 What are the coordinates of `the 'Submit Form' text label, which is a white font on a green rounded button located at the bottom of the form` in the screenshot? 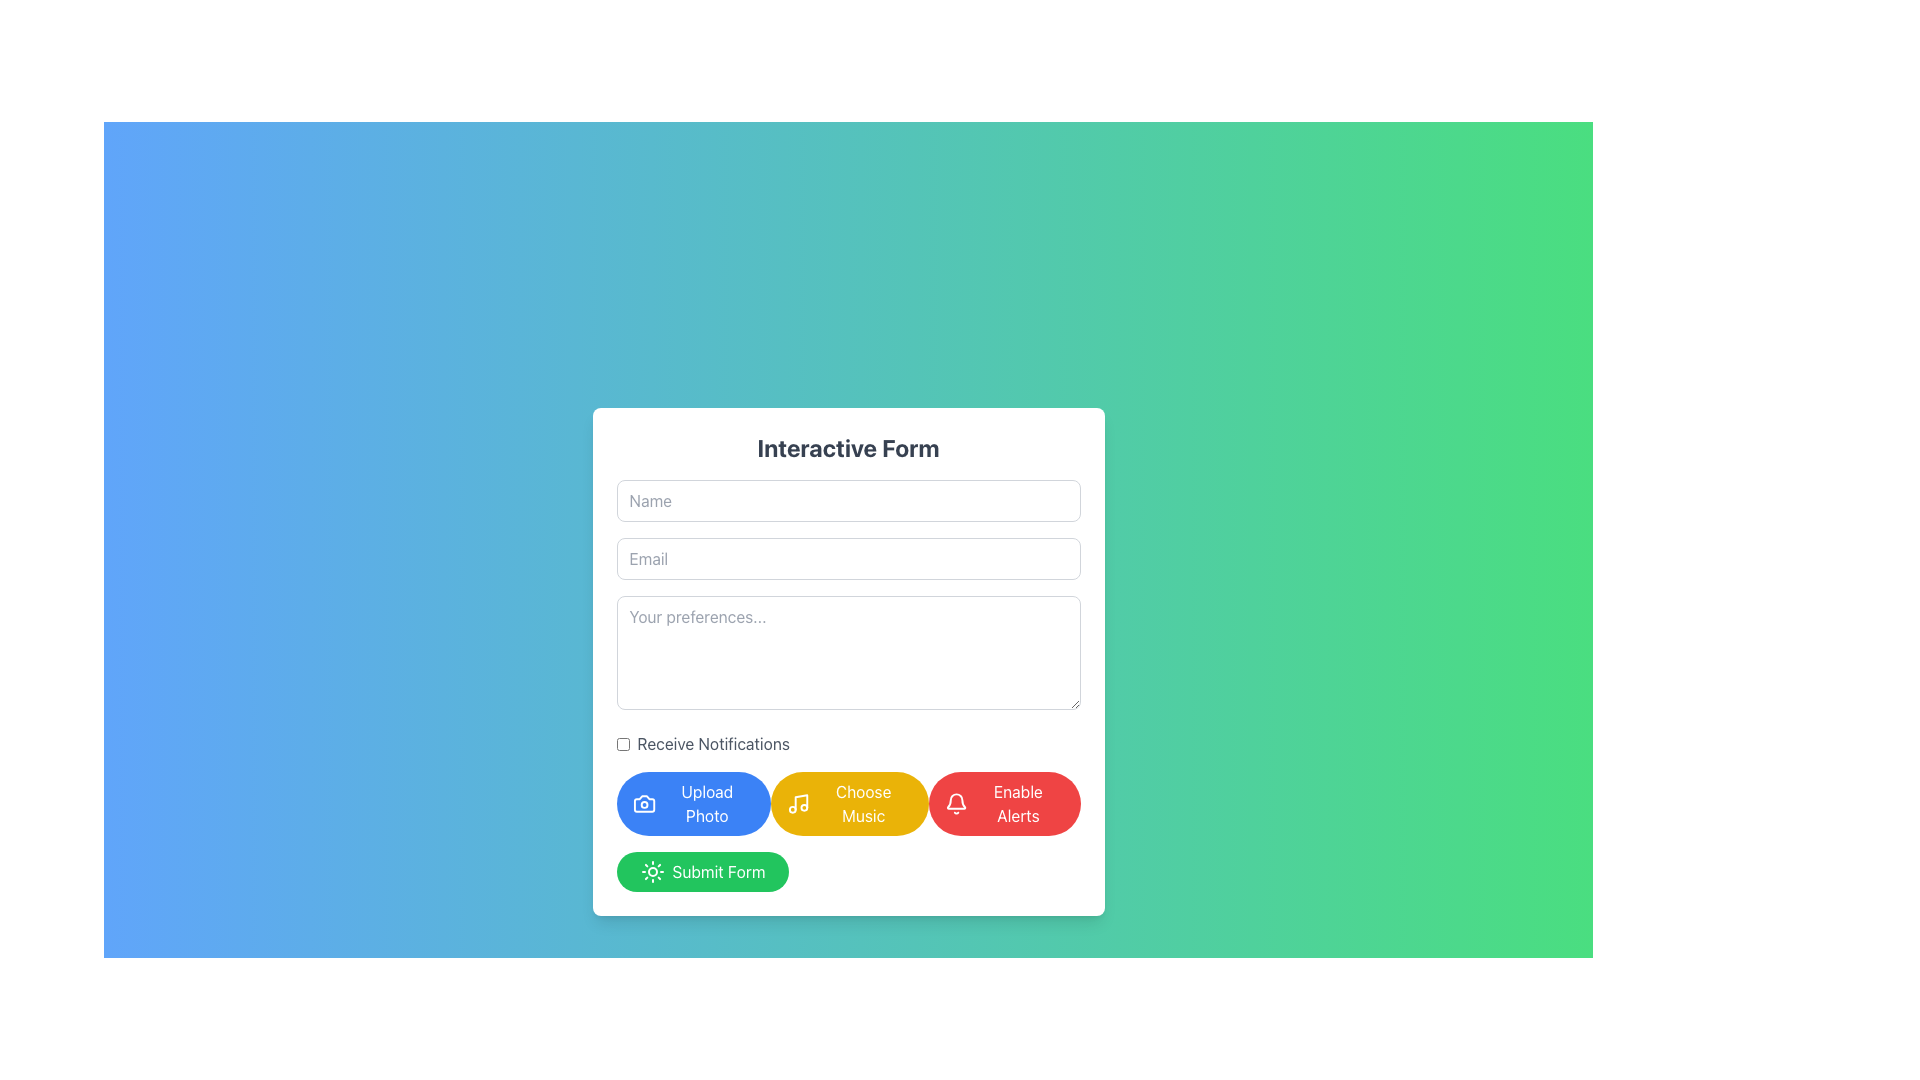 It's located at (719, 870).